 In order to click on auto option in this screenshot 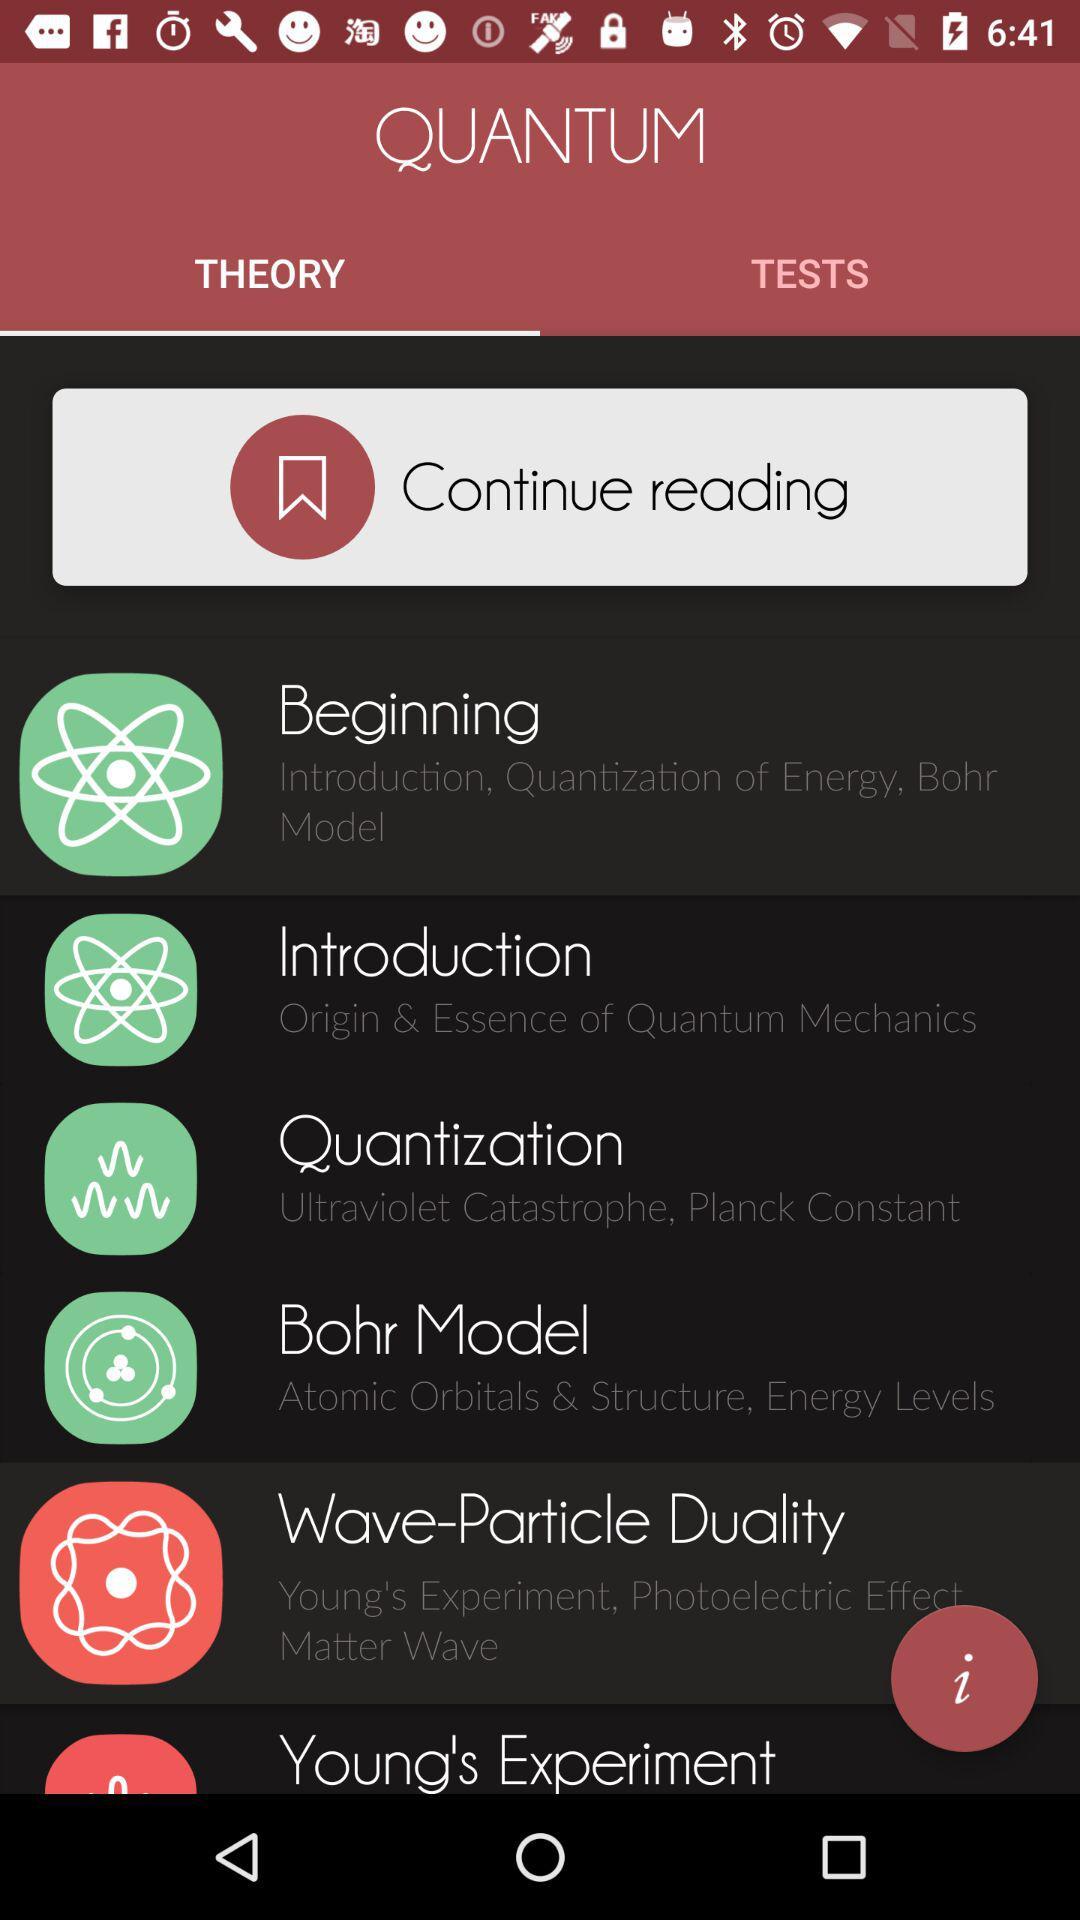, I will do `click(120, 1367)`.